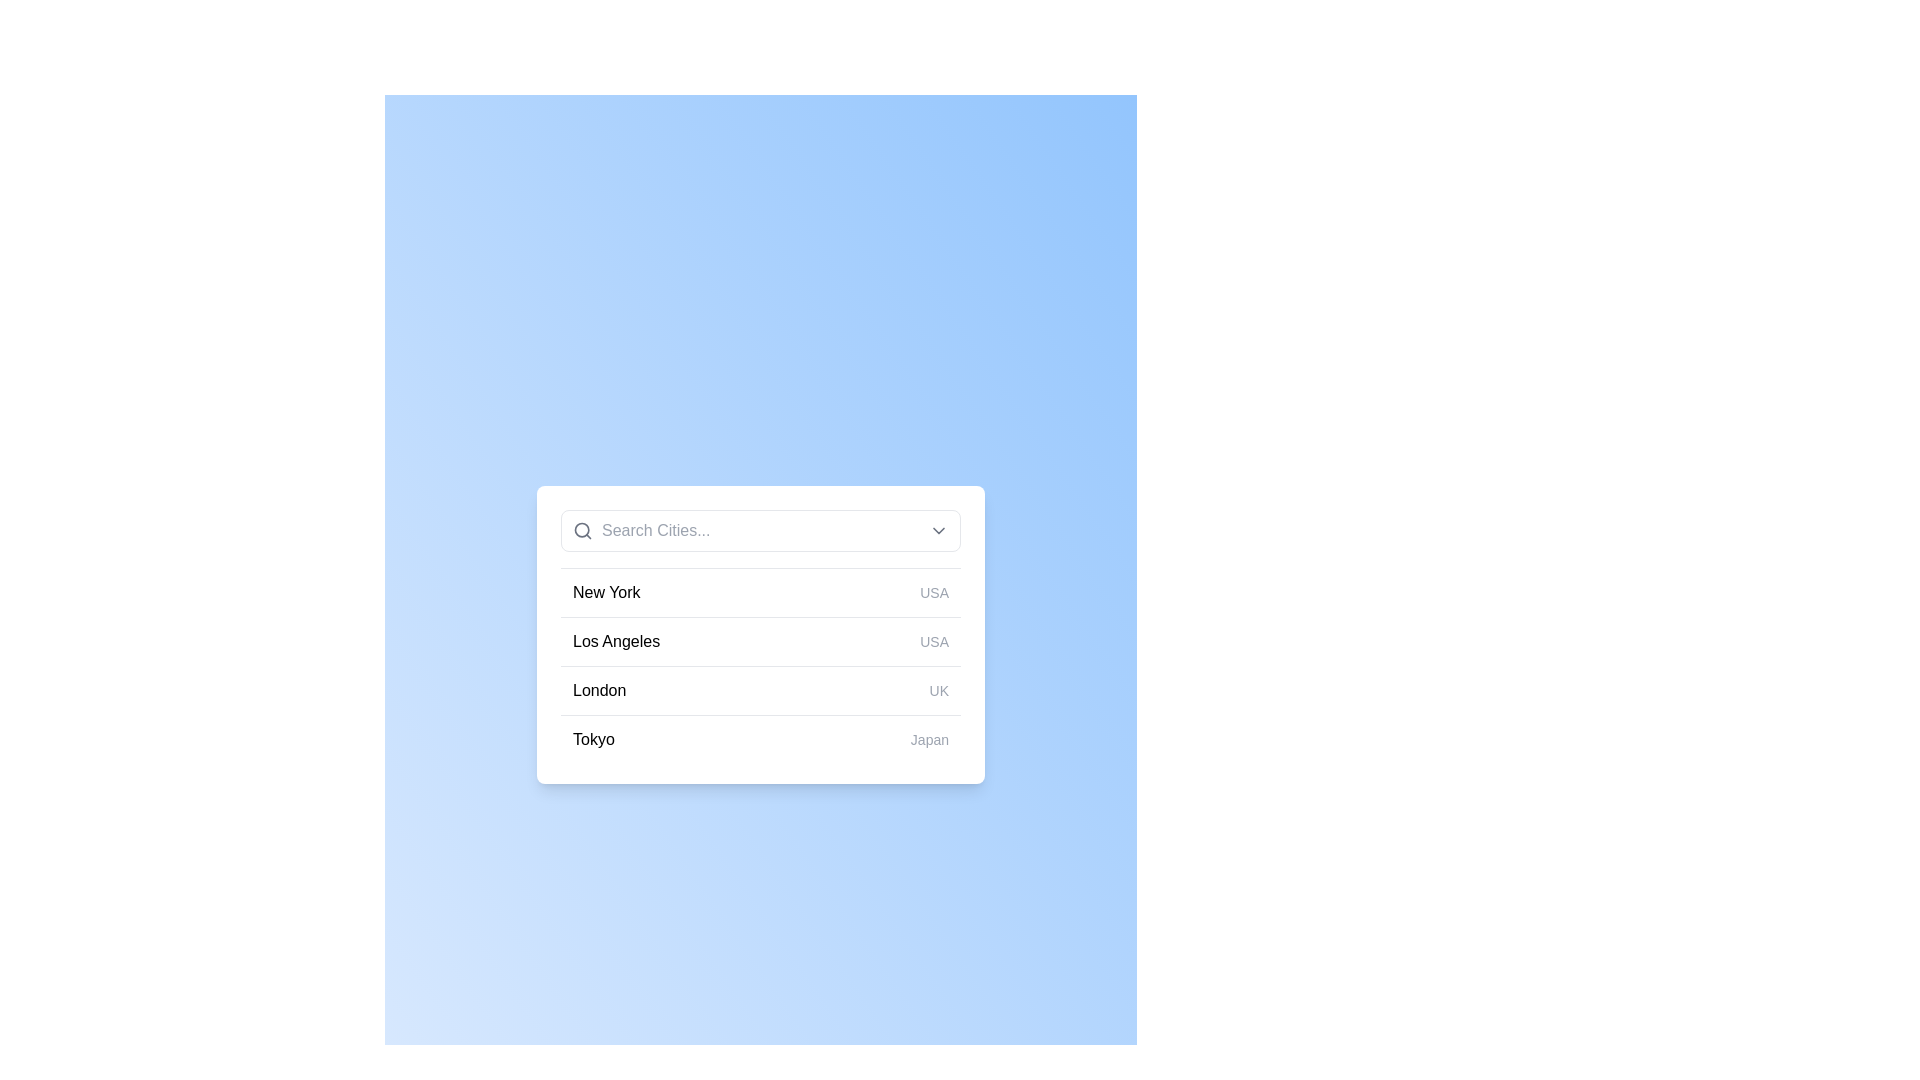 This screenshot has height=1080, width=1920. Describe the element at coordinates (598, 689) in the screenshot. I see `the text label displaying 'London'` at that location.